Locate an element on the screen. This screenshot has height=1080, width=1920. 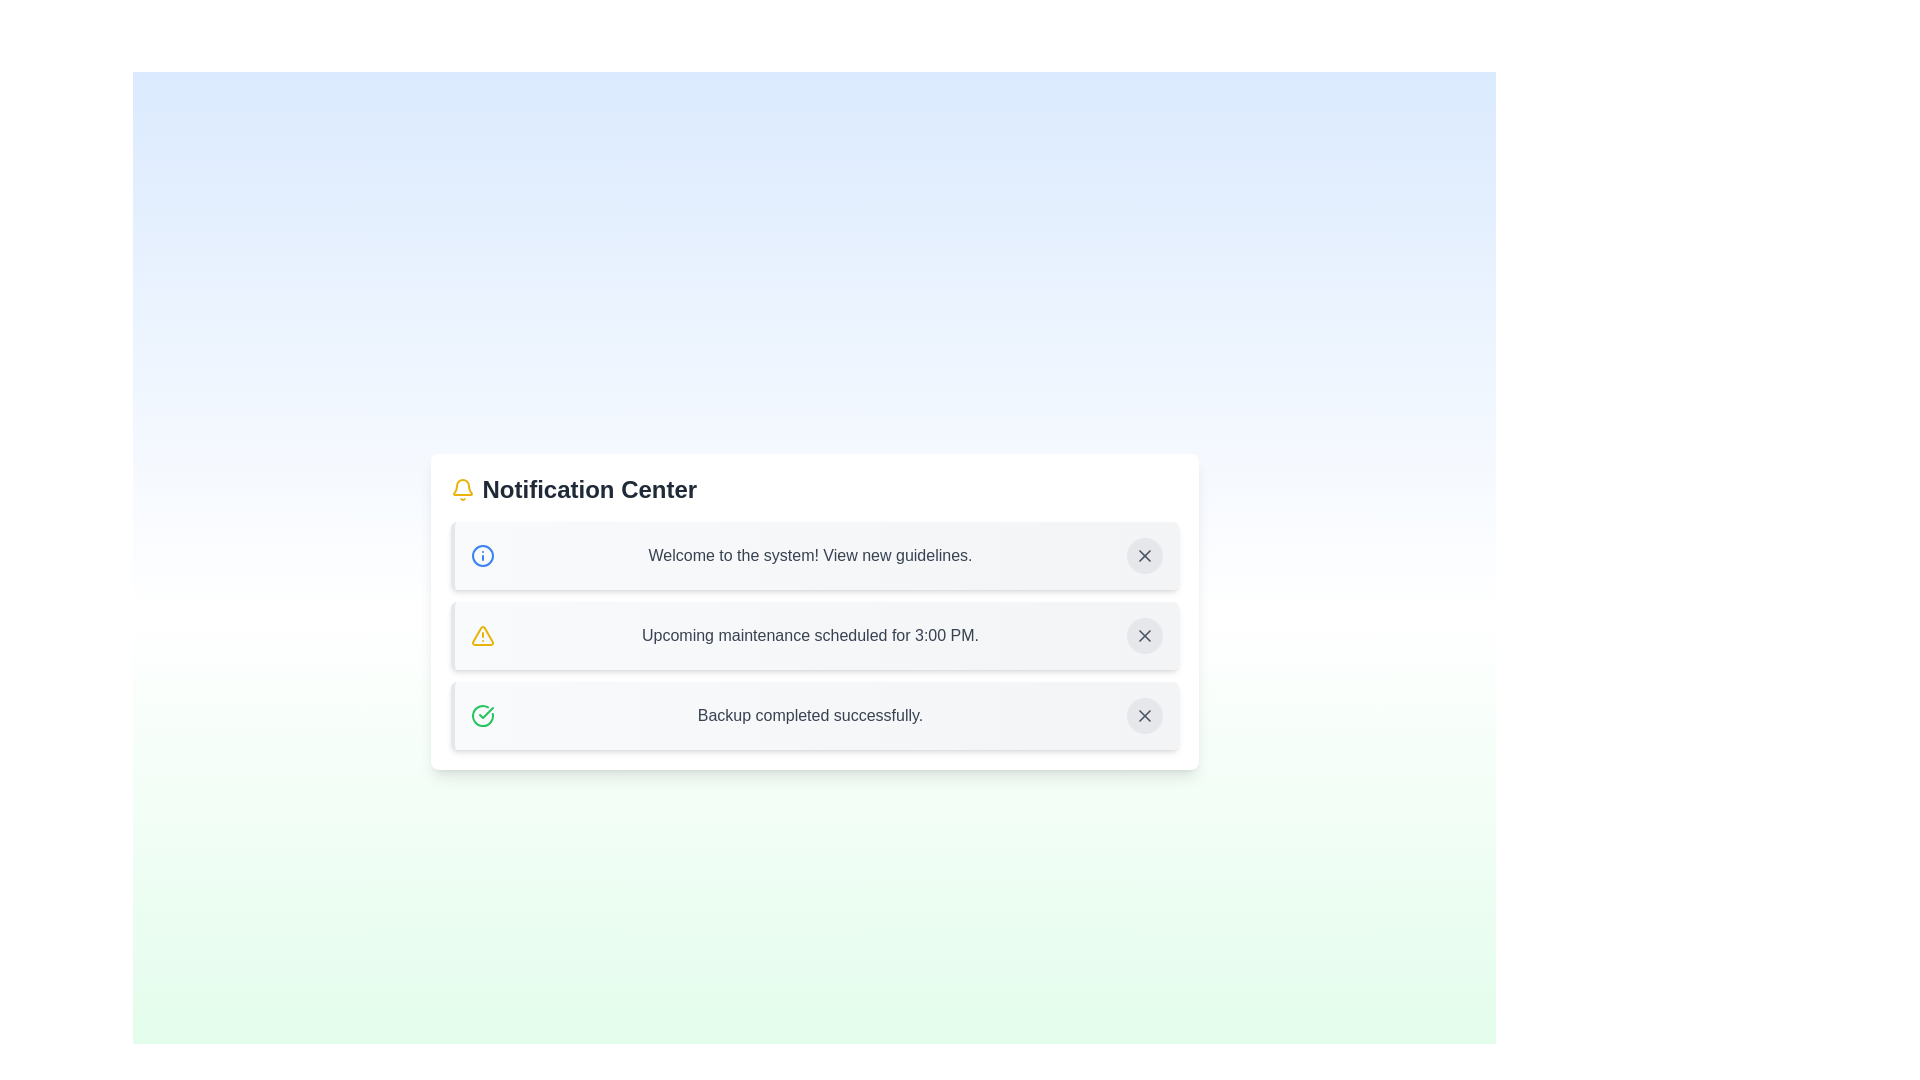
the bell icon located at the leftmost position within the header of the 'Notification Center' section is located at coordinates (461, 489).